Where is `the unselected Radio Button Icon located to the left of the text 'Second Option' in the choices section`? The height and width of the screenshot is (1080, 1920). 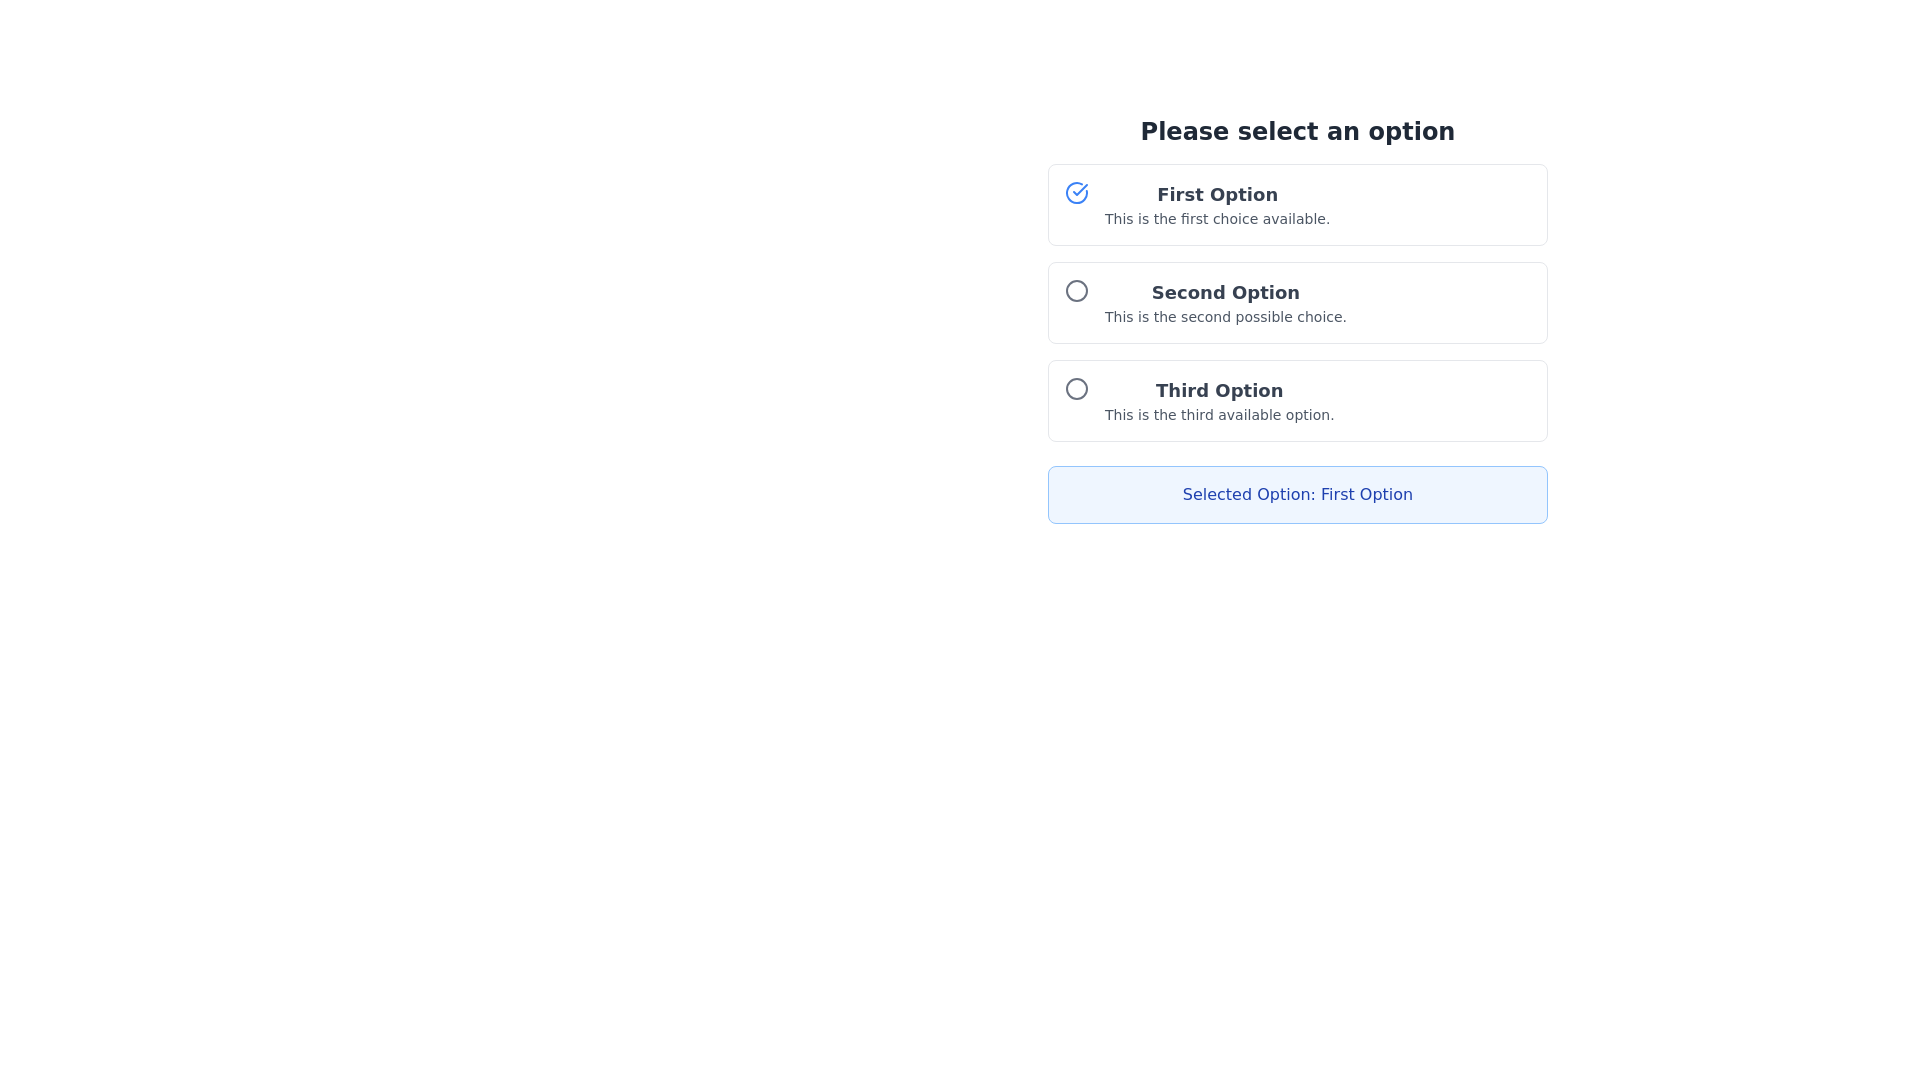 the unselected Radio Button Icon located to the left of the text 'Second Option' in the choices section is located at coordinates (1075, 303).